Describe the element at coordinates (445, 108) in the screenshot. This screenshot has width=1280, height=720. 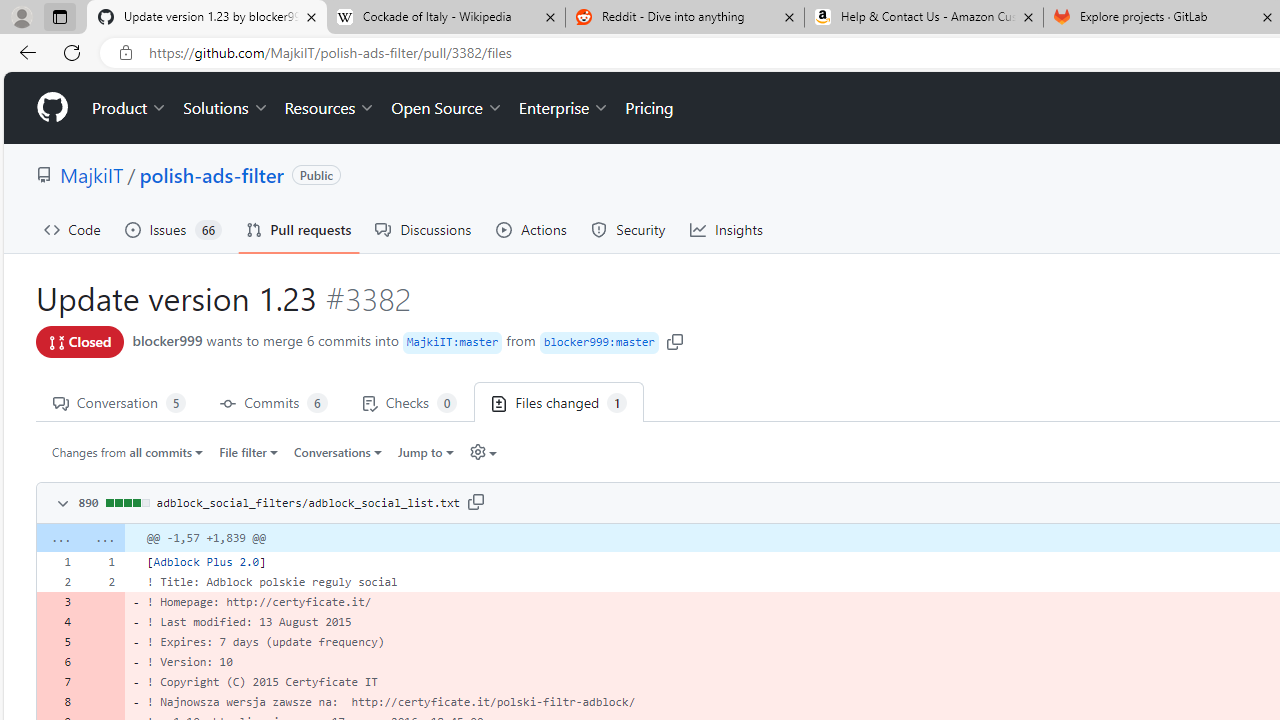
I see `'Open Source'` at that location.